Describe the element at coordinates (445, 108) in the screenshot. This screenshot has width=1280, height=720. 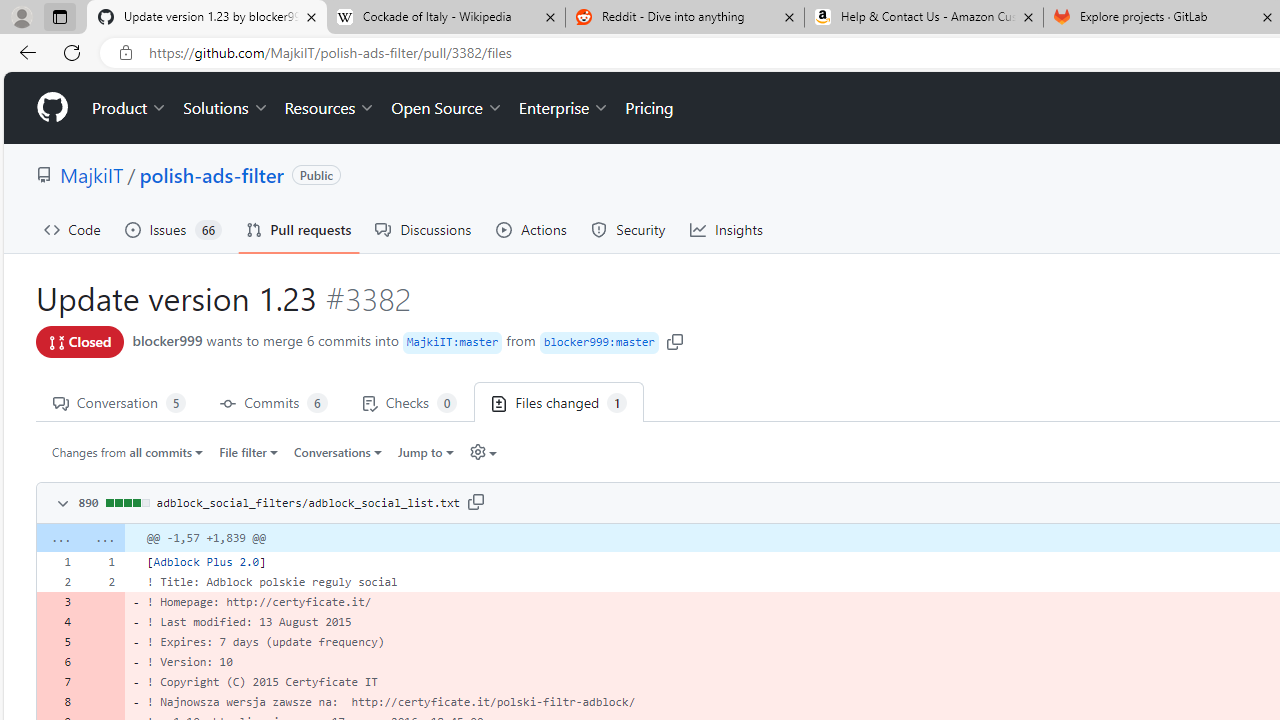
I see `'Open Source'` at that location.